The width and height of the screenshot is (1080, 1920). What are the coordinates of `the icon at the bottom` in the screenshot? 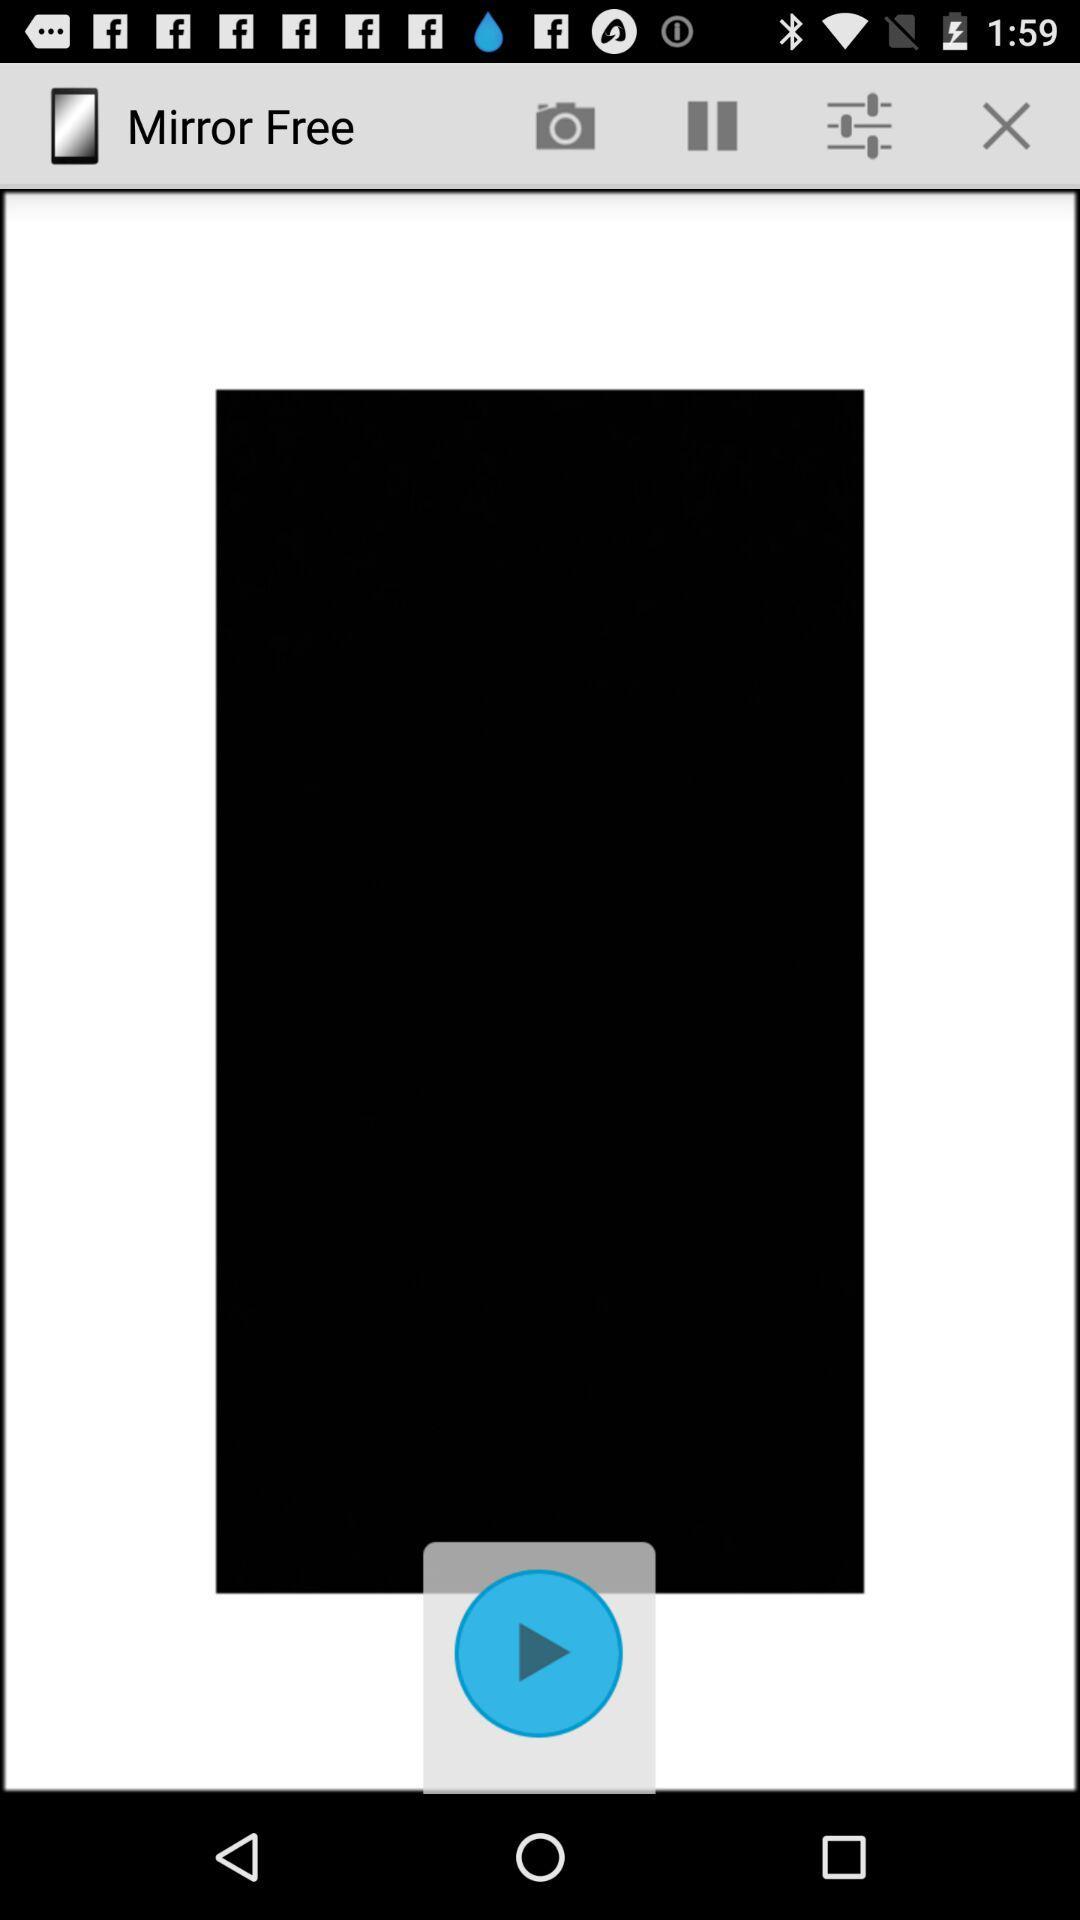 It's located at (540, 1662).